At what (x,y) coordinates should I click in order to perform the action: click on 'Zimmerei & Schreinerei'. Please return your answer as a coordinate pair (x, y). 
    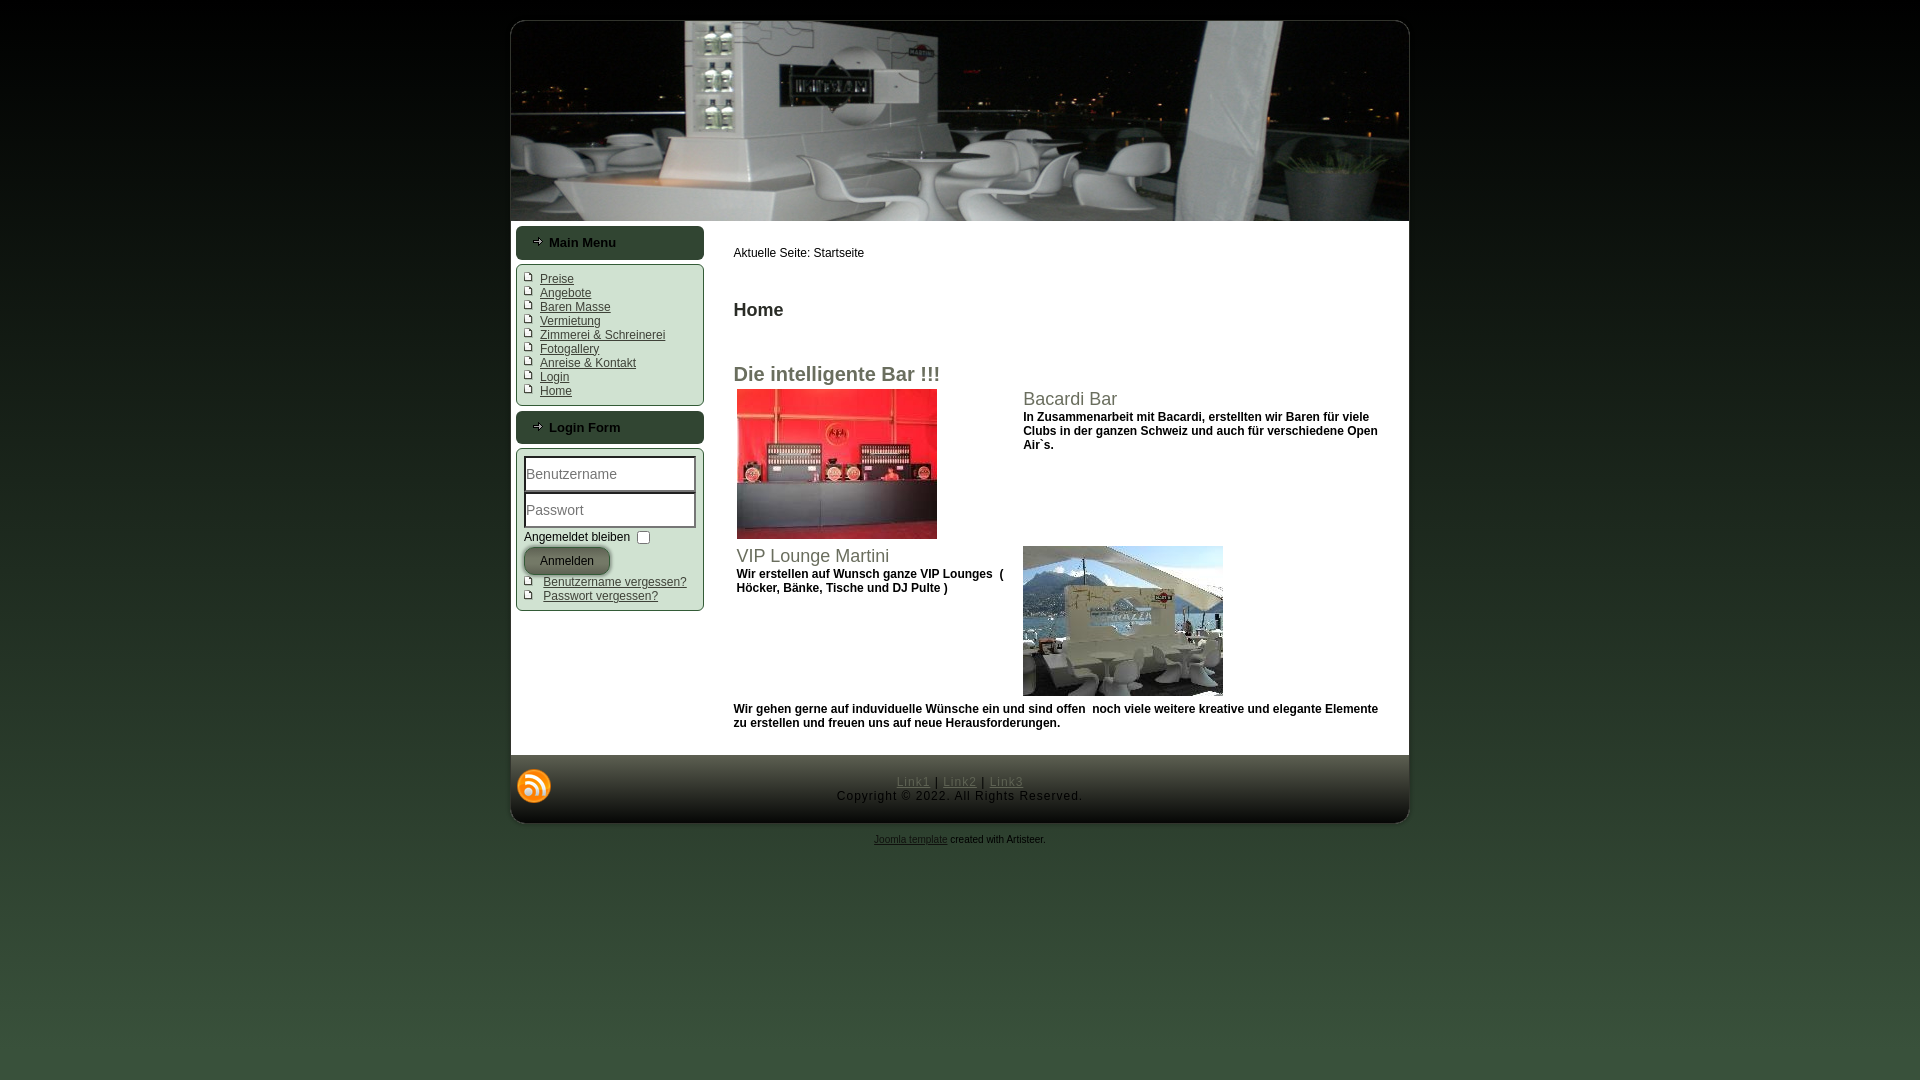
    Looking at the image, I should click on (539, 334).